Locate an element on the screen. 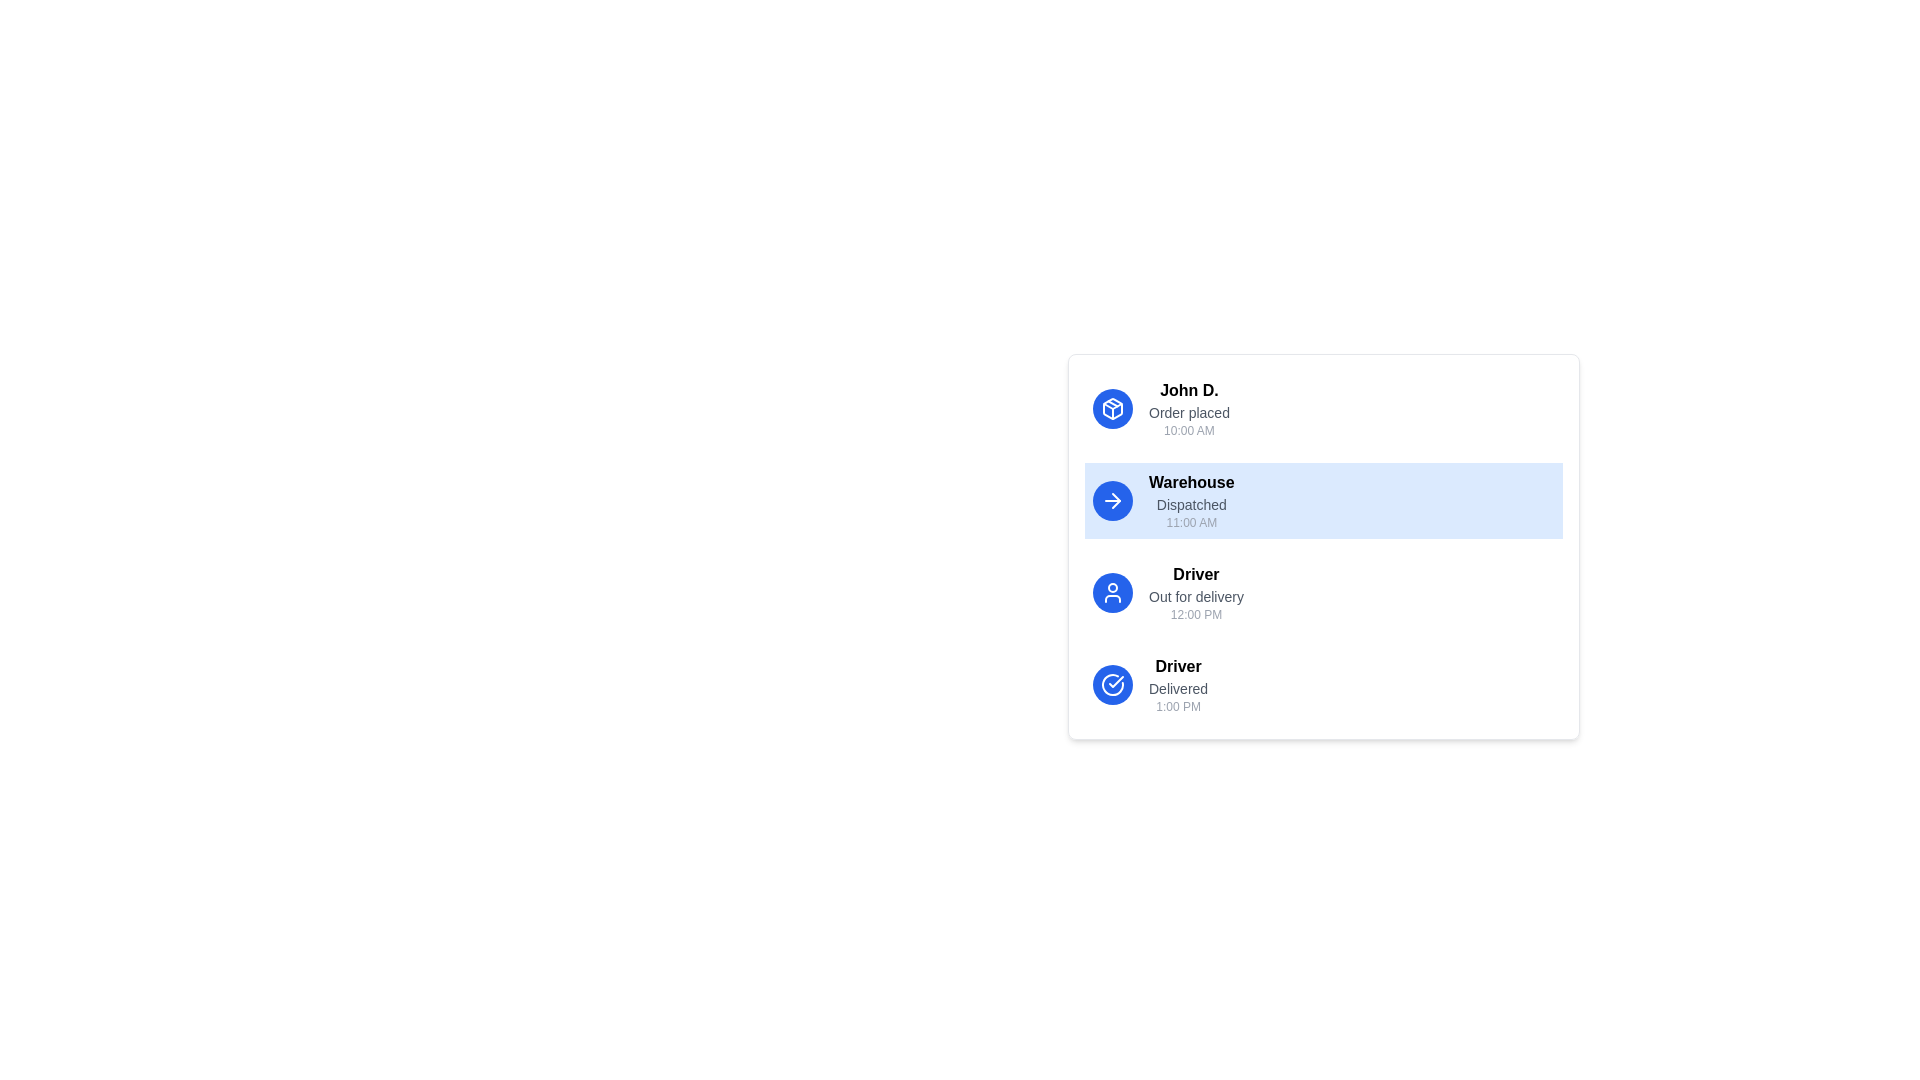  the blue and white polygonal SVG graphic icon indicating the 'Warehouse' stage, located to the left of the 'Warehouse - Dispatched' text is located at coordinates (1112, 407).